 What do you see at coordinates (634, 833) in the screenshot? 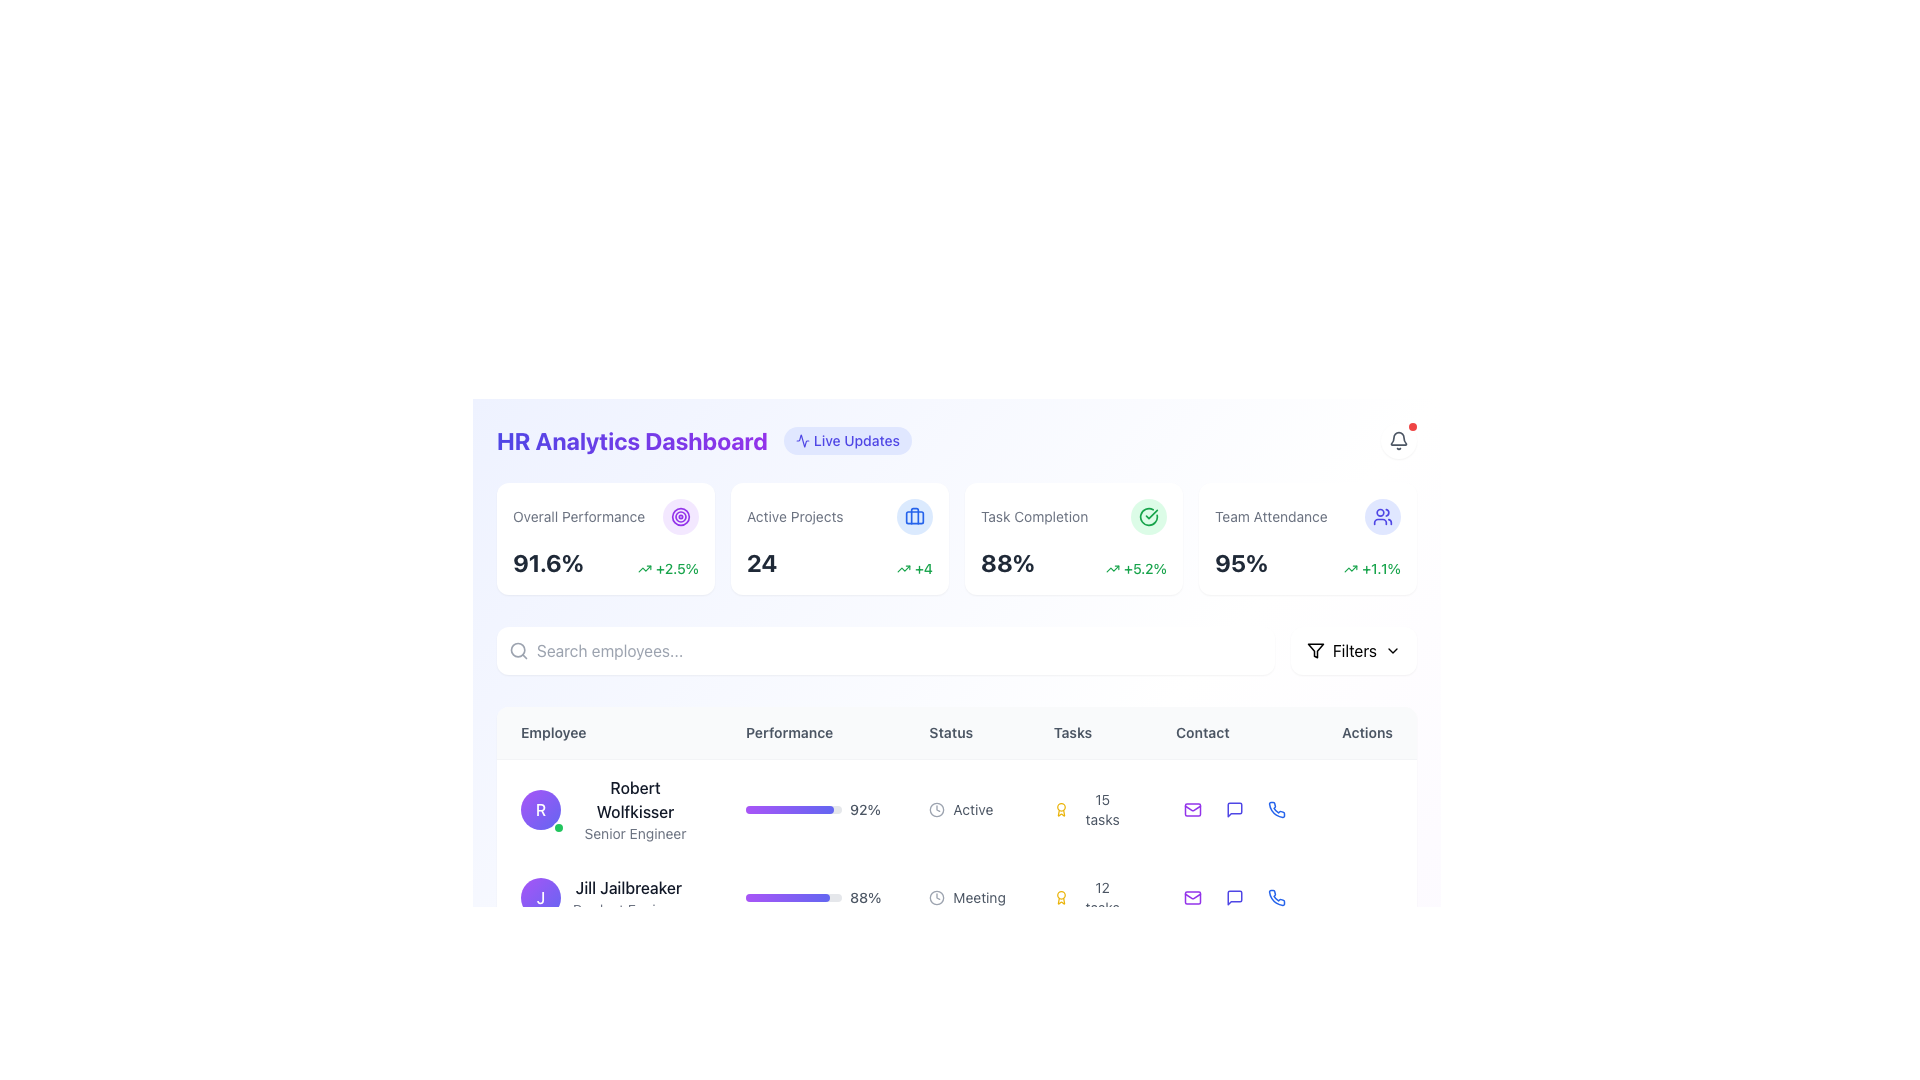
I see `the text label displaying 'Senior Engineer', which is styled with a small font size and light gray color, located below 'Robert Wolfkisser' in the Employee column of the dashboard interface` at bounding box center [634, 833].